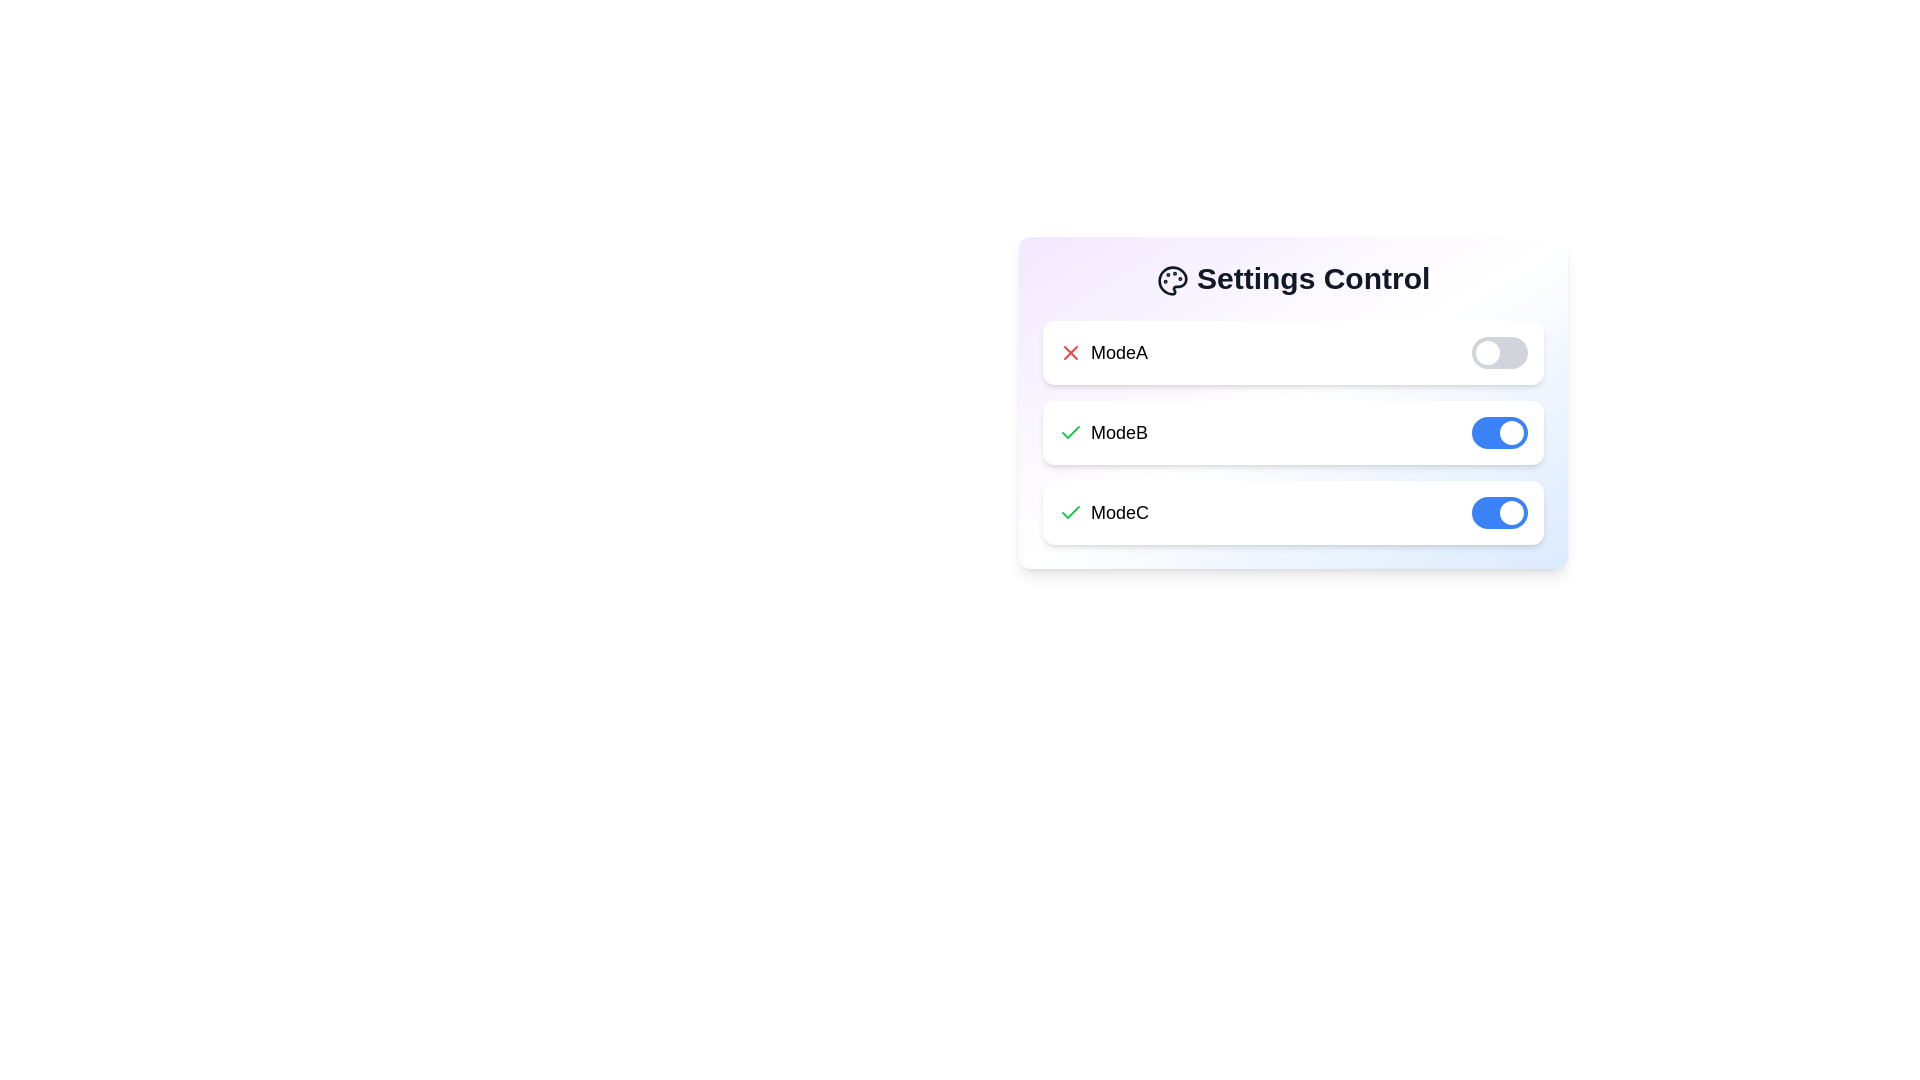  What do you see at coordinates (1499, 431) in the screenshot?
I see `the toggle switch indicating 'ModeB'` at bounding box center [1499, 431].